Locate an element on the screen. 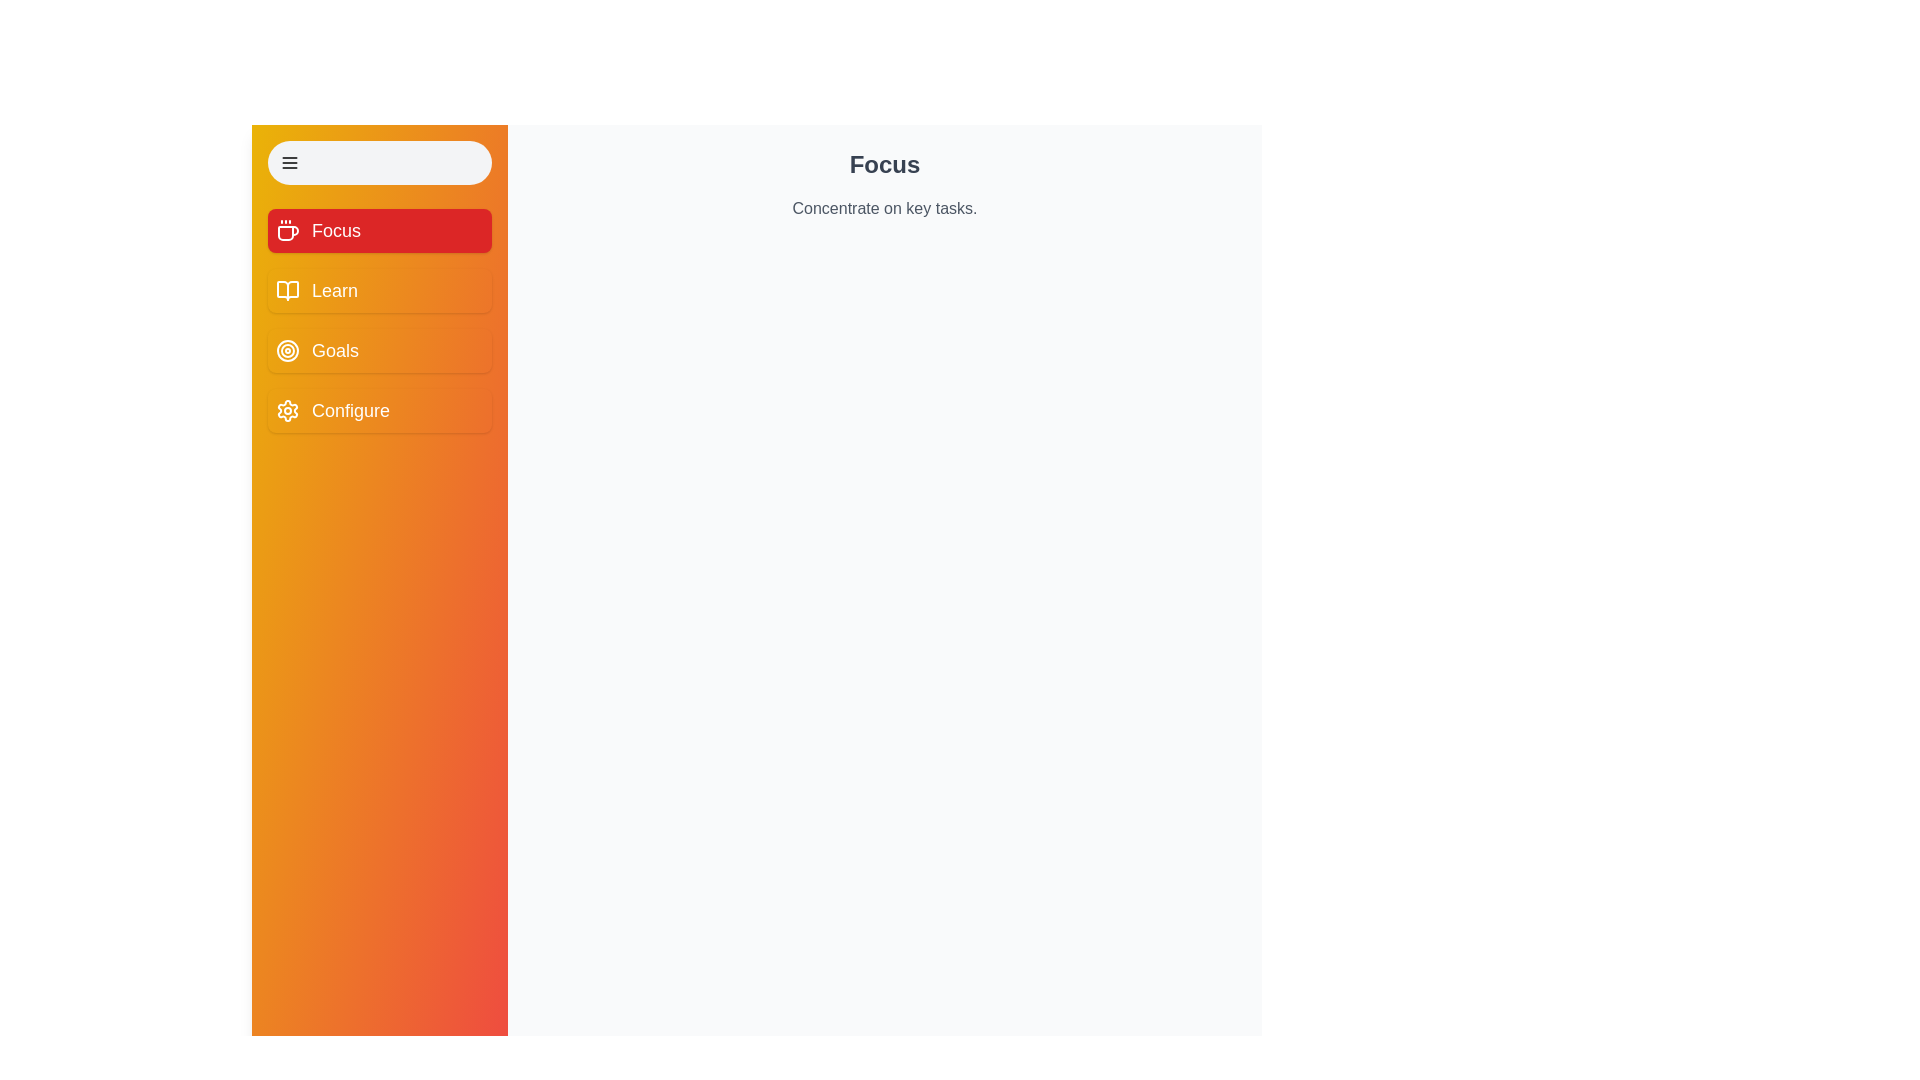 Image resolution: width=1920 pixels, height=1080 pixels. the menu item Learn to display its content is located at coordinates (379, 290).